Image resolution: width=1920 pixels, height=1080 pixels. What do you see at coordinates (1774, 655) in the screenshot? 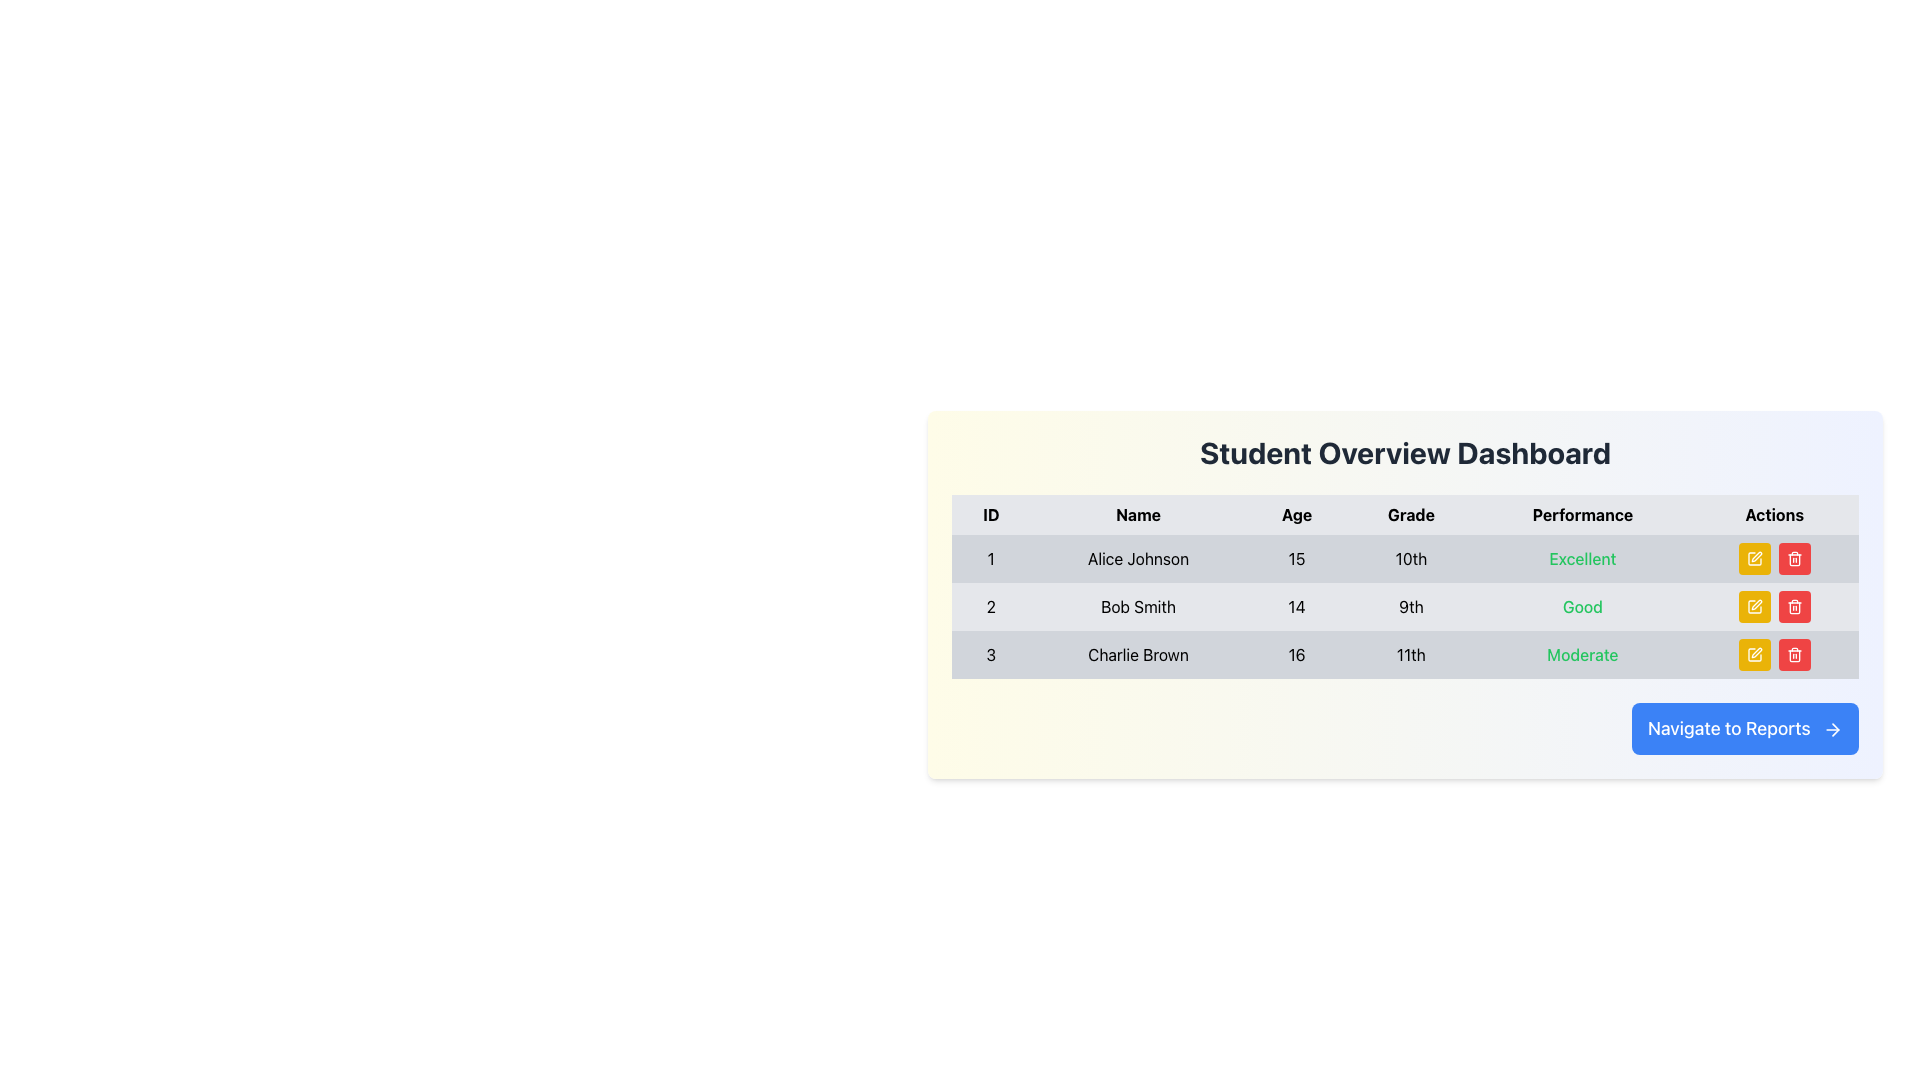
I see `the red button with a white trash can icon in the Button Group located in the last row of the table under the 'Actions' column, adjacent to the 'Moderate' performance label` at bounding box center [1774, 655].